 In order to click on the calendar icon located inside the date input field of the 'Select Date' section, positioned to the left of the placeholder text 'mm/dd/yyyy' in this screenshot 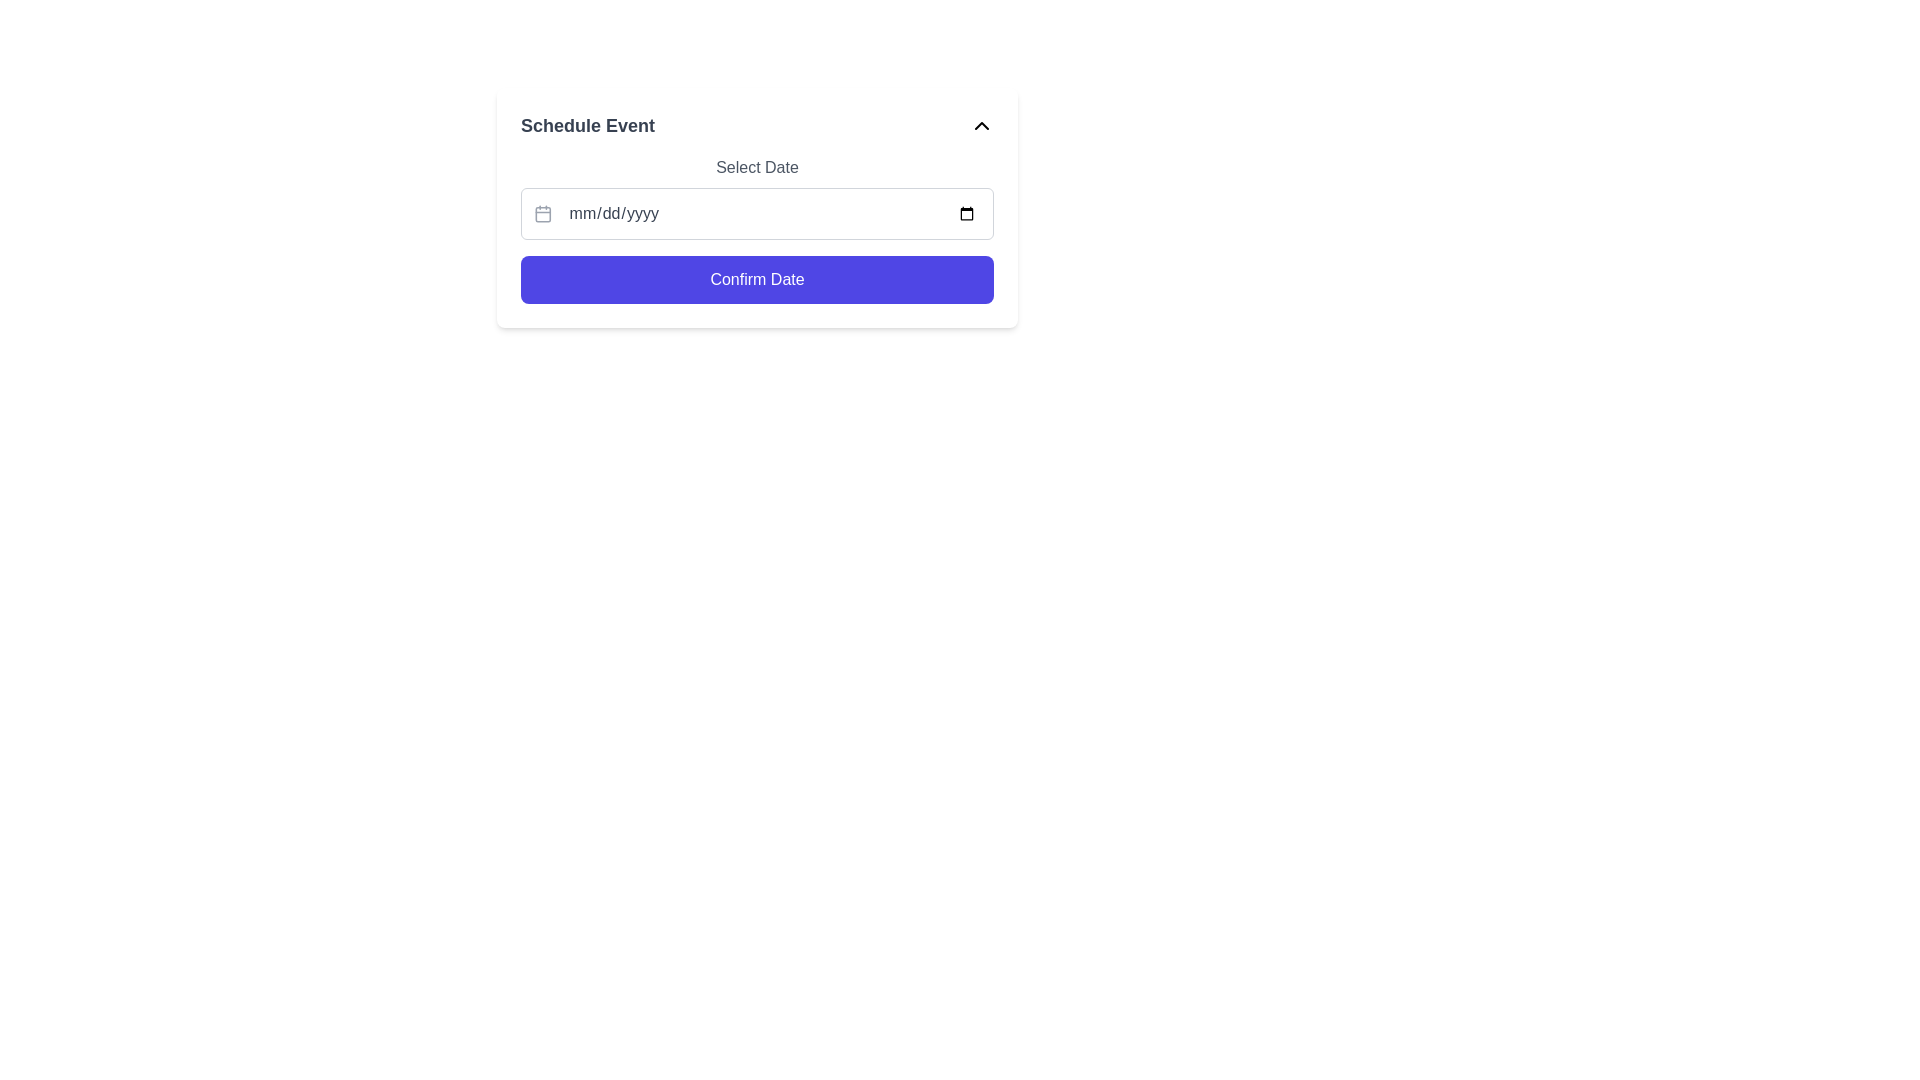, I will do `click(543, 213)`.